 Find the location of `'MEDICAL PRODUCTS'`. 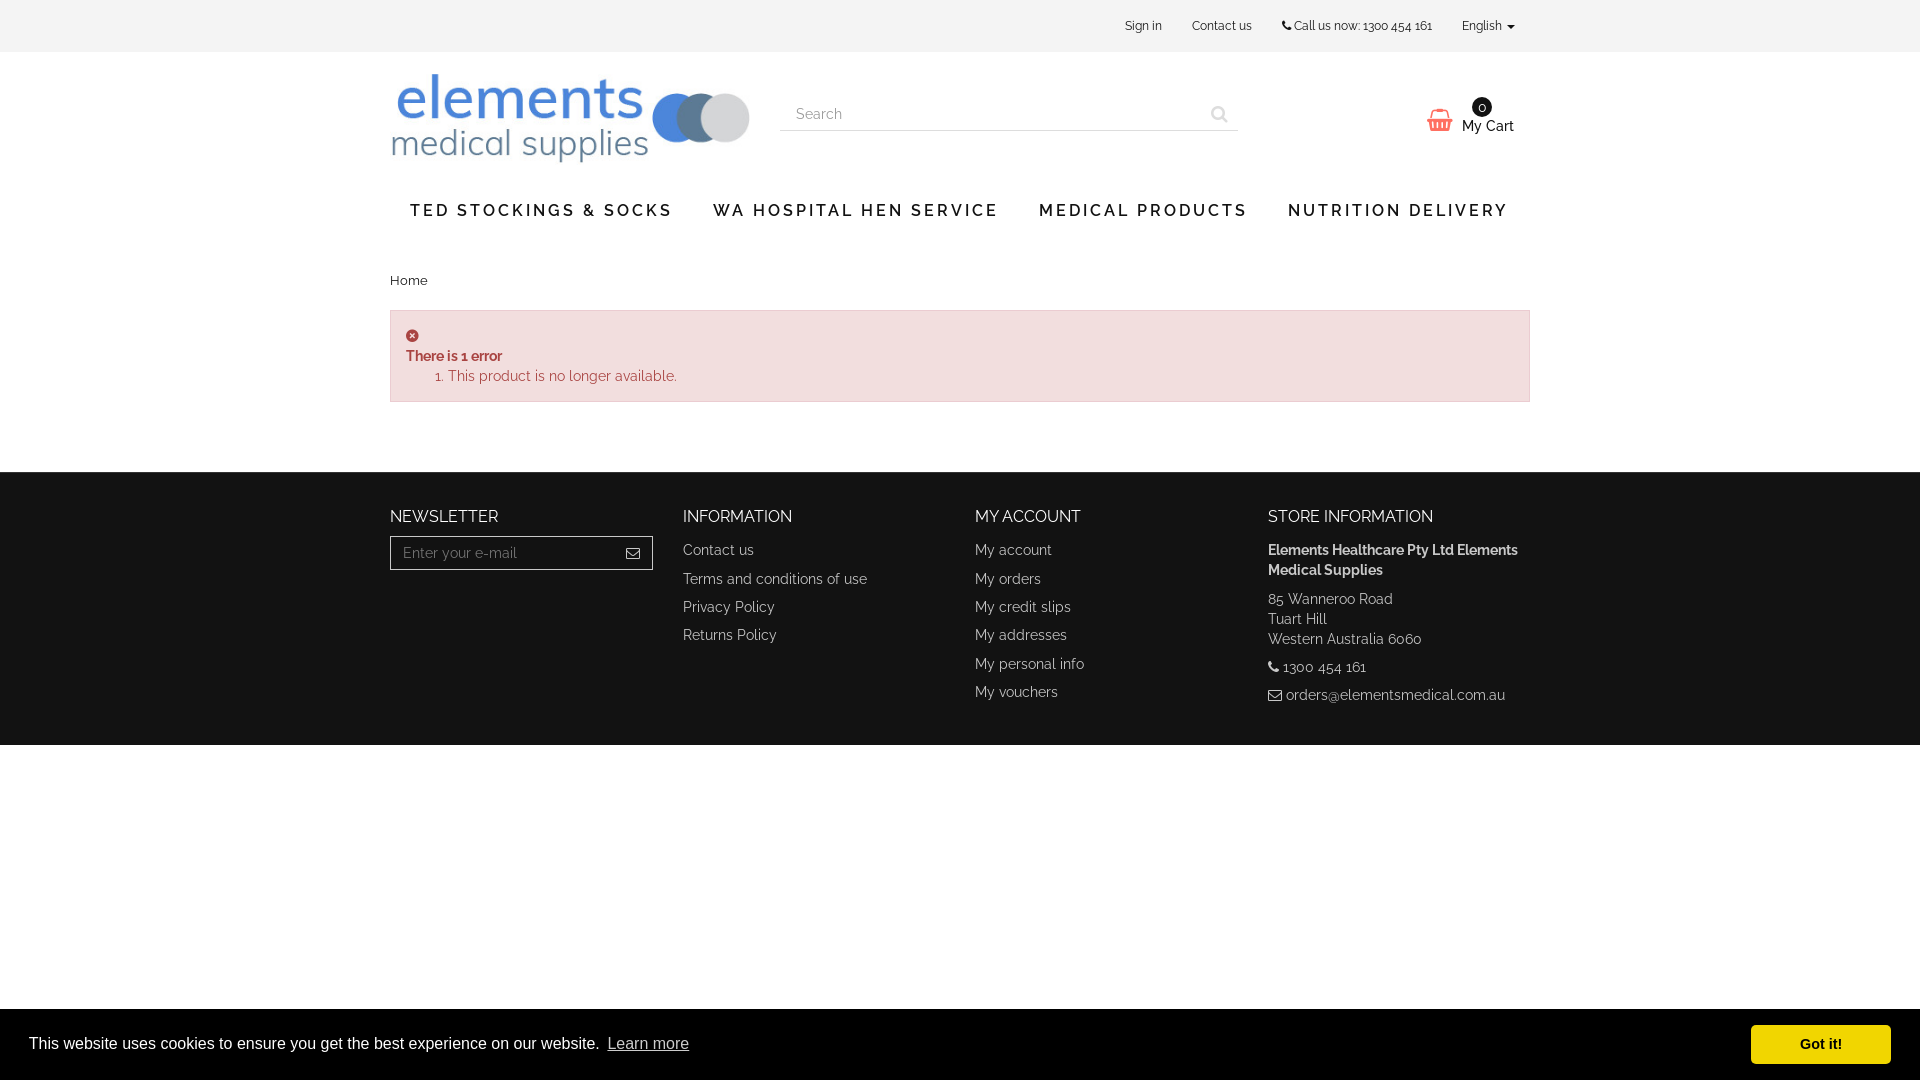

'MEDICAL PRODUCTS' is located at coordinates (1143, 211).